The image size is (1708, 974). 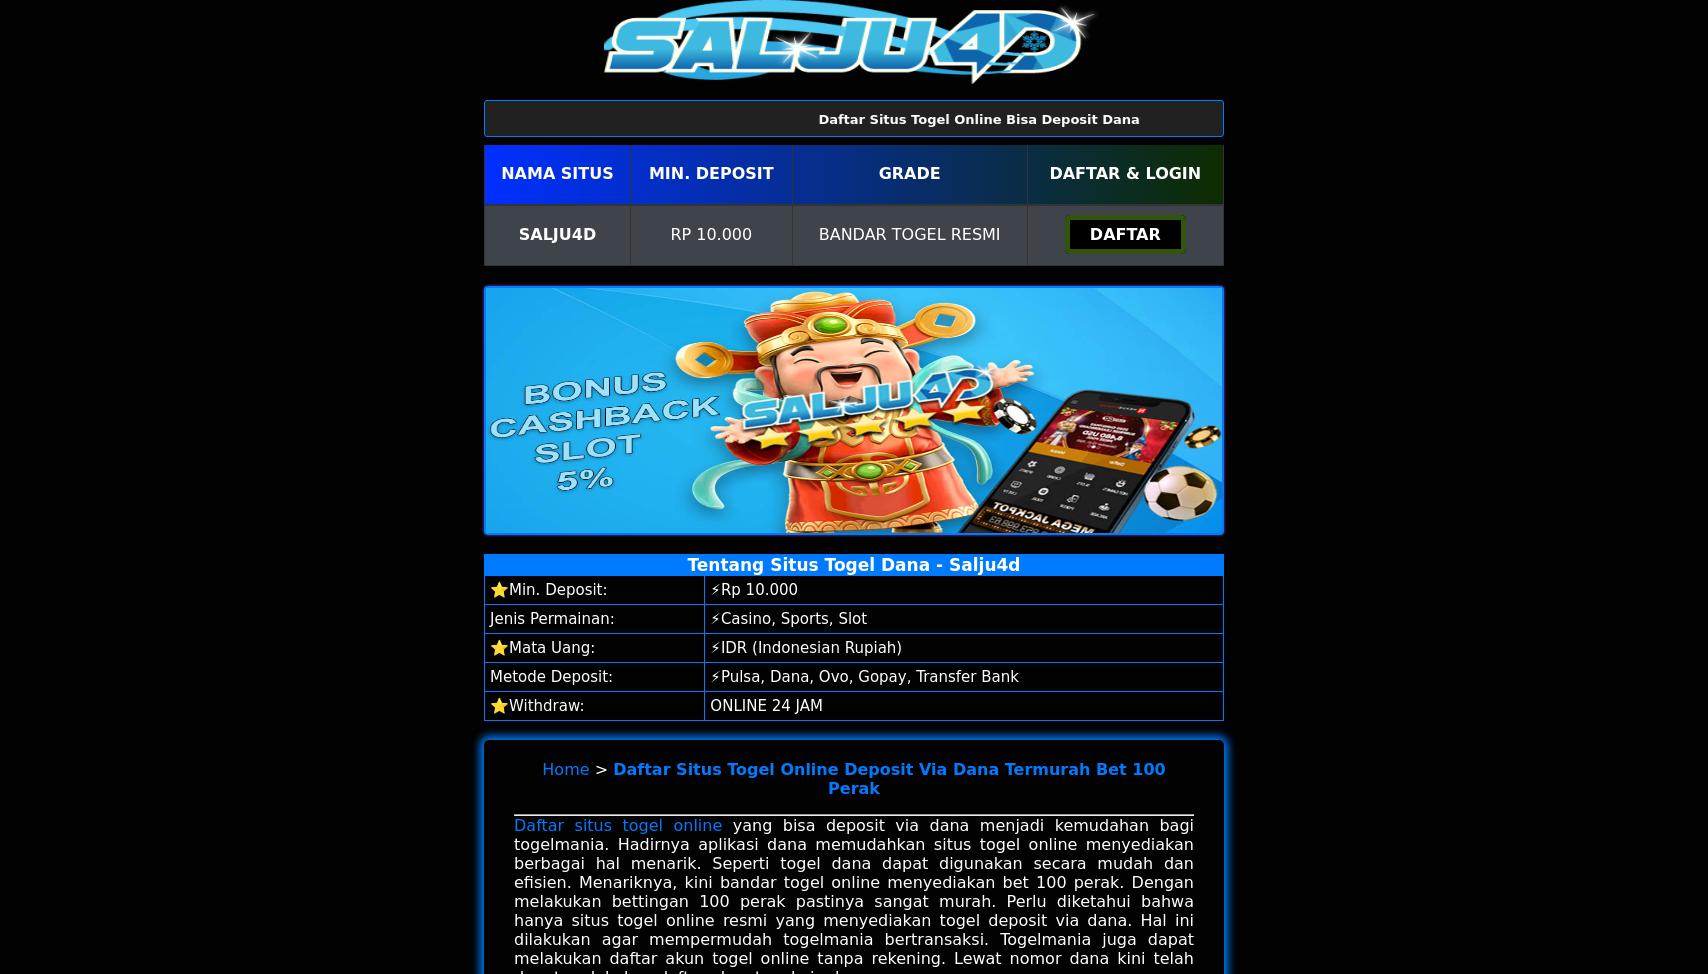 What do you see at coordinates (711, 233) in the screenshot?
I see `'Rp 10.000'` at bounding box center [711, 233].